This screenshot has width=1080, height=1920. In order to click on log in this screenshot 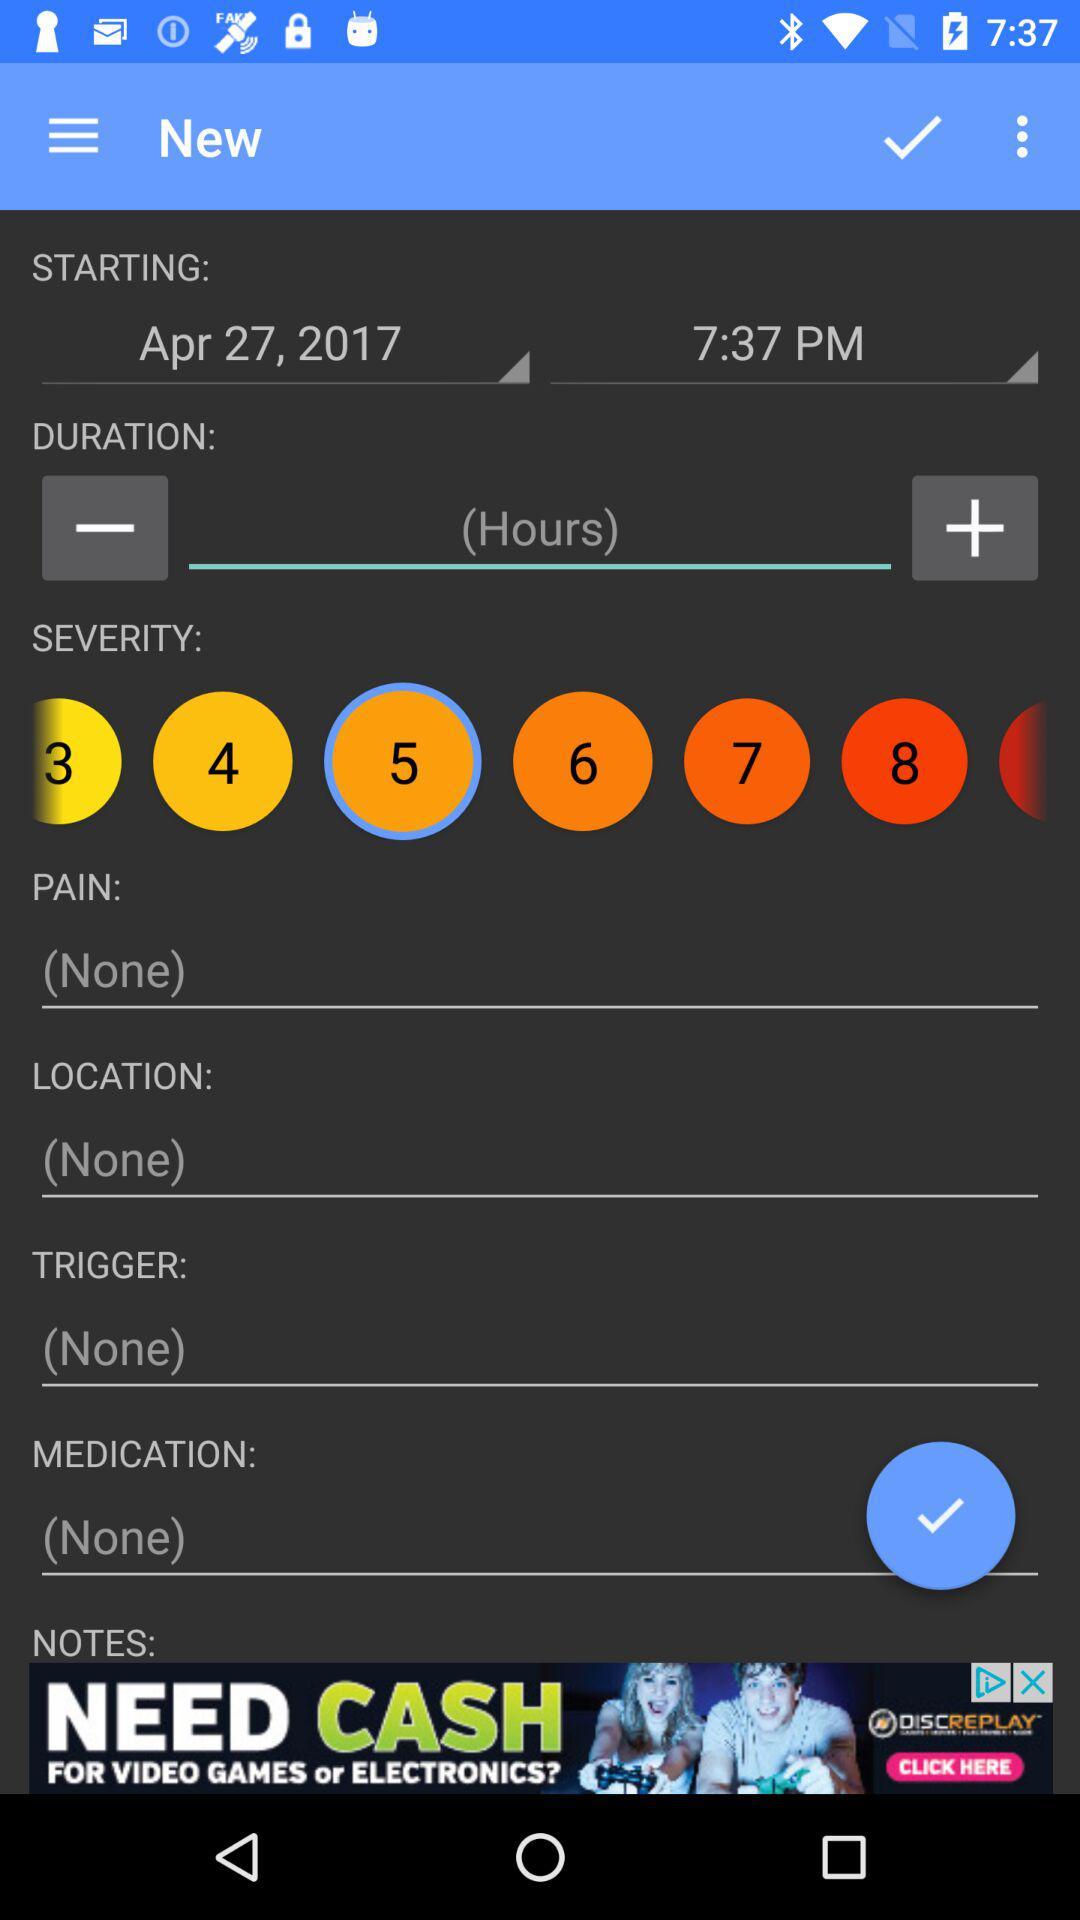, I will do `click(940, 1522)`.